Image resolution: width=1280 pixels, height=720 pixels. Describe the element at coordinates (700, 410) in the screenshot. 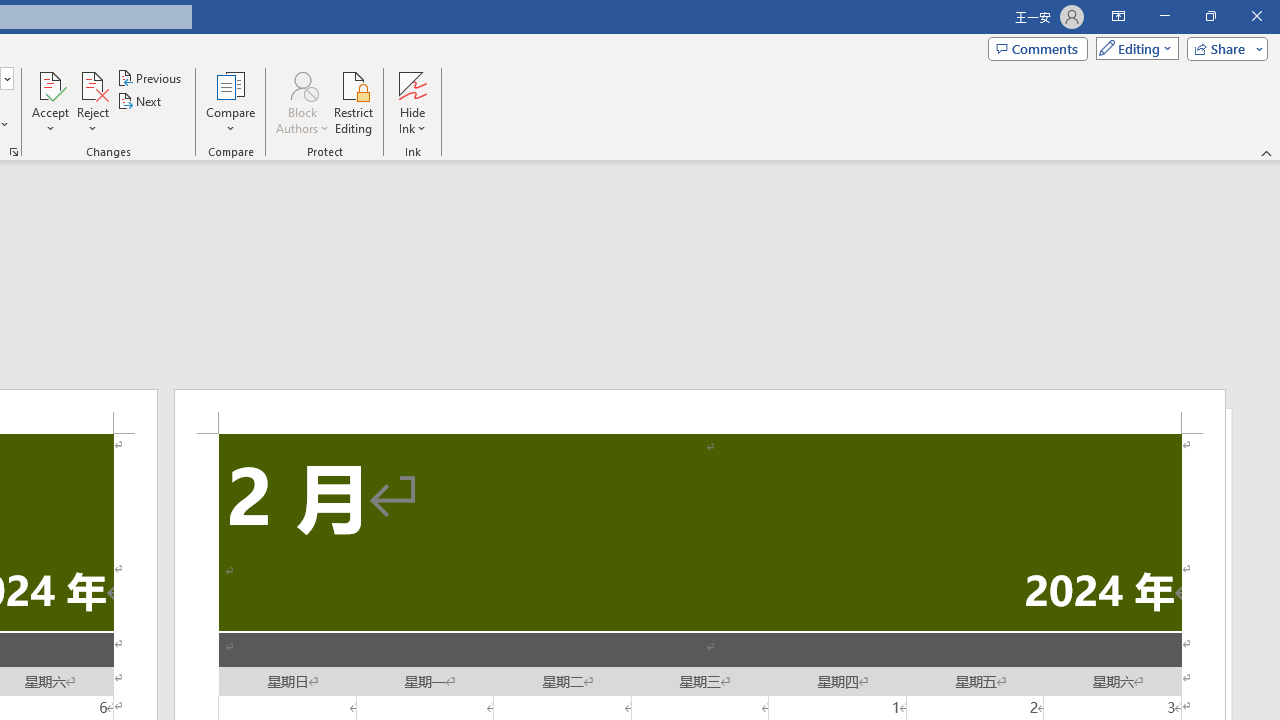

I see `'Header -Section 2-'` at that location.